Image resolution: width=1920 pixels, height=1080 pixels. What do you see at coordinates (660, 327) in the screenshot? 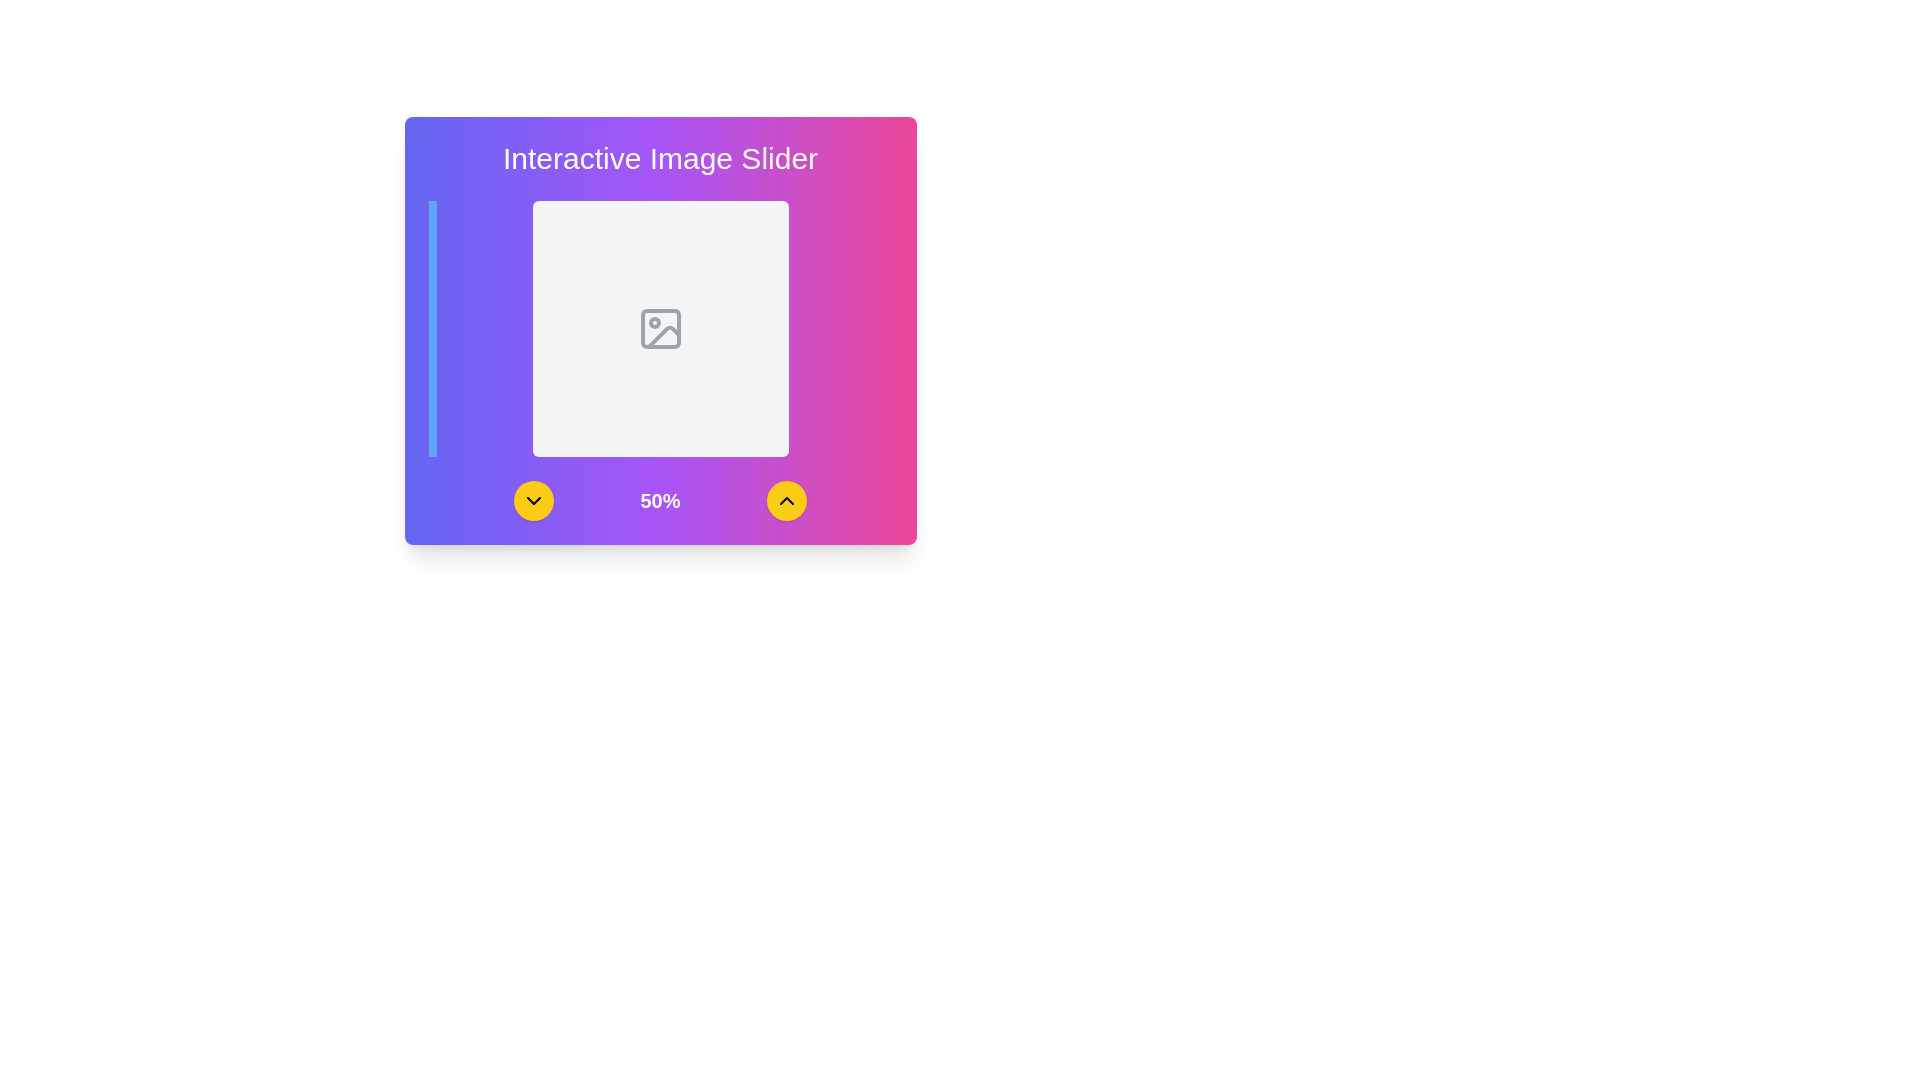
I see `the small icon representing an image, which has a square outline with a circular detail inside and a diagonal line resembling a photo, located in the center of the gray square area within the pink and purple rectangular section` at bounding box center [660, 327].